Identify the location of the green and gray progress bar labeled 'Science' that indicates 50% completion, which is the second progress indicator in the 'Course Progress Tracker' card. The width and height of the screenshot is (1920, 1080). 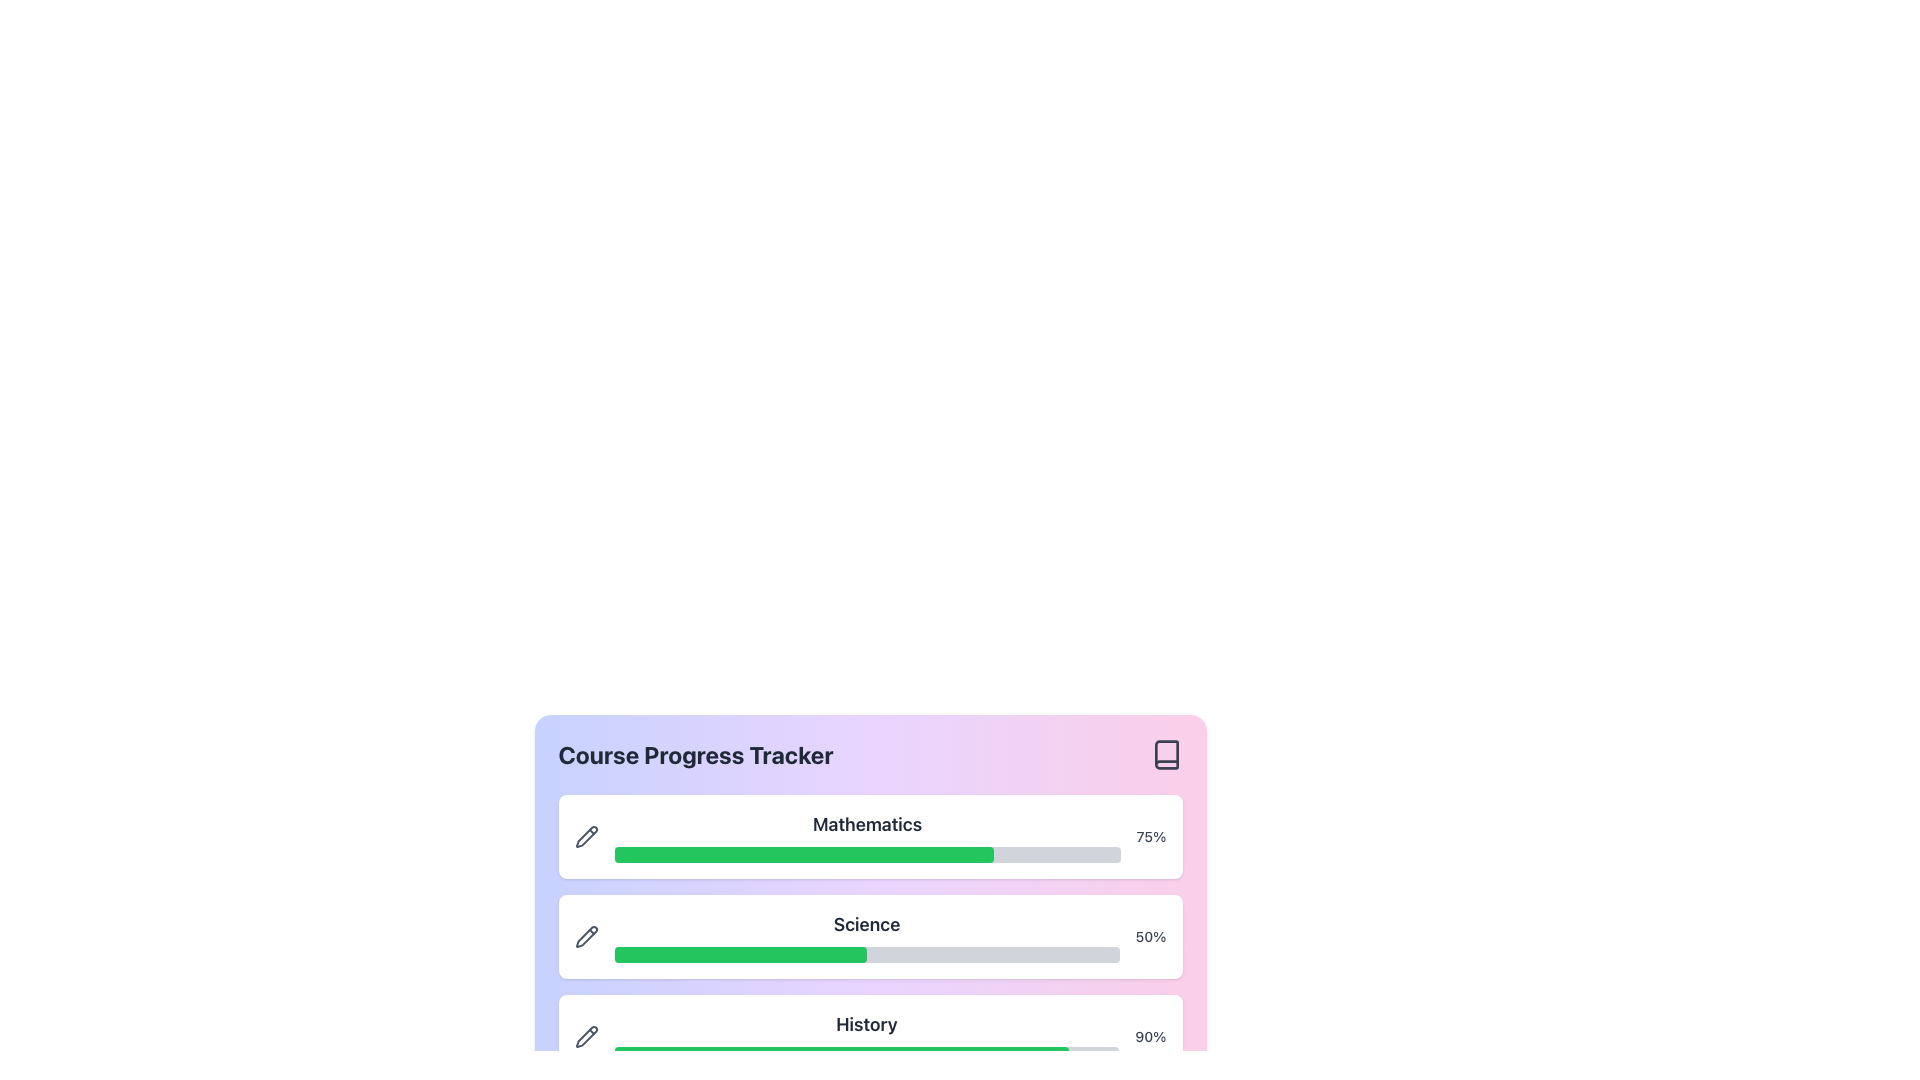
(870, 937).